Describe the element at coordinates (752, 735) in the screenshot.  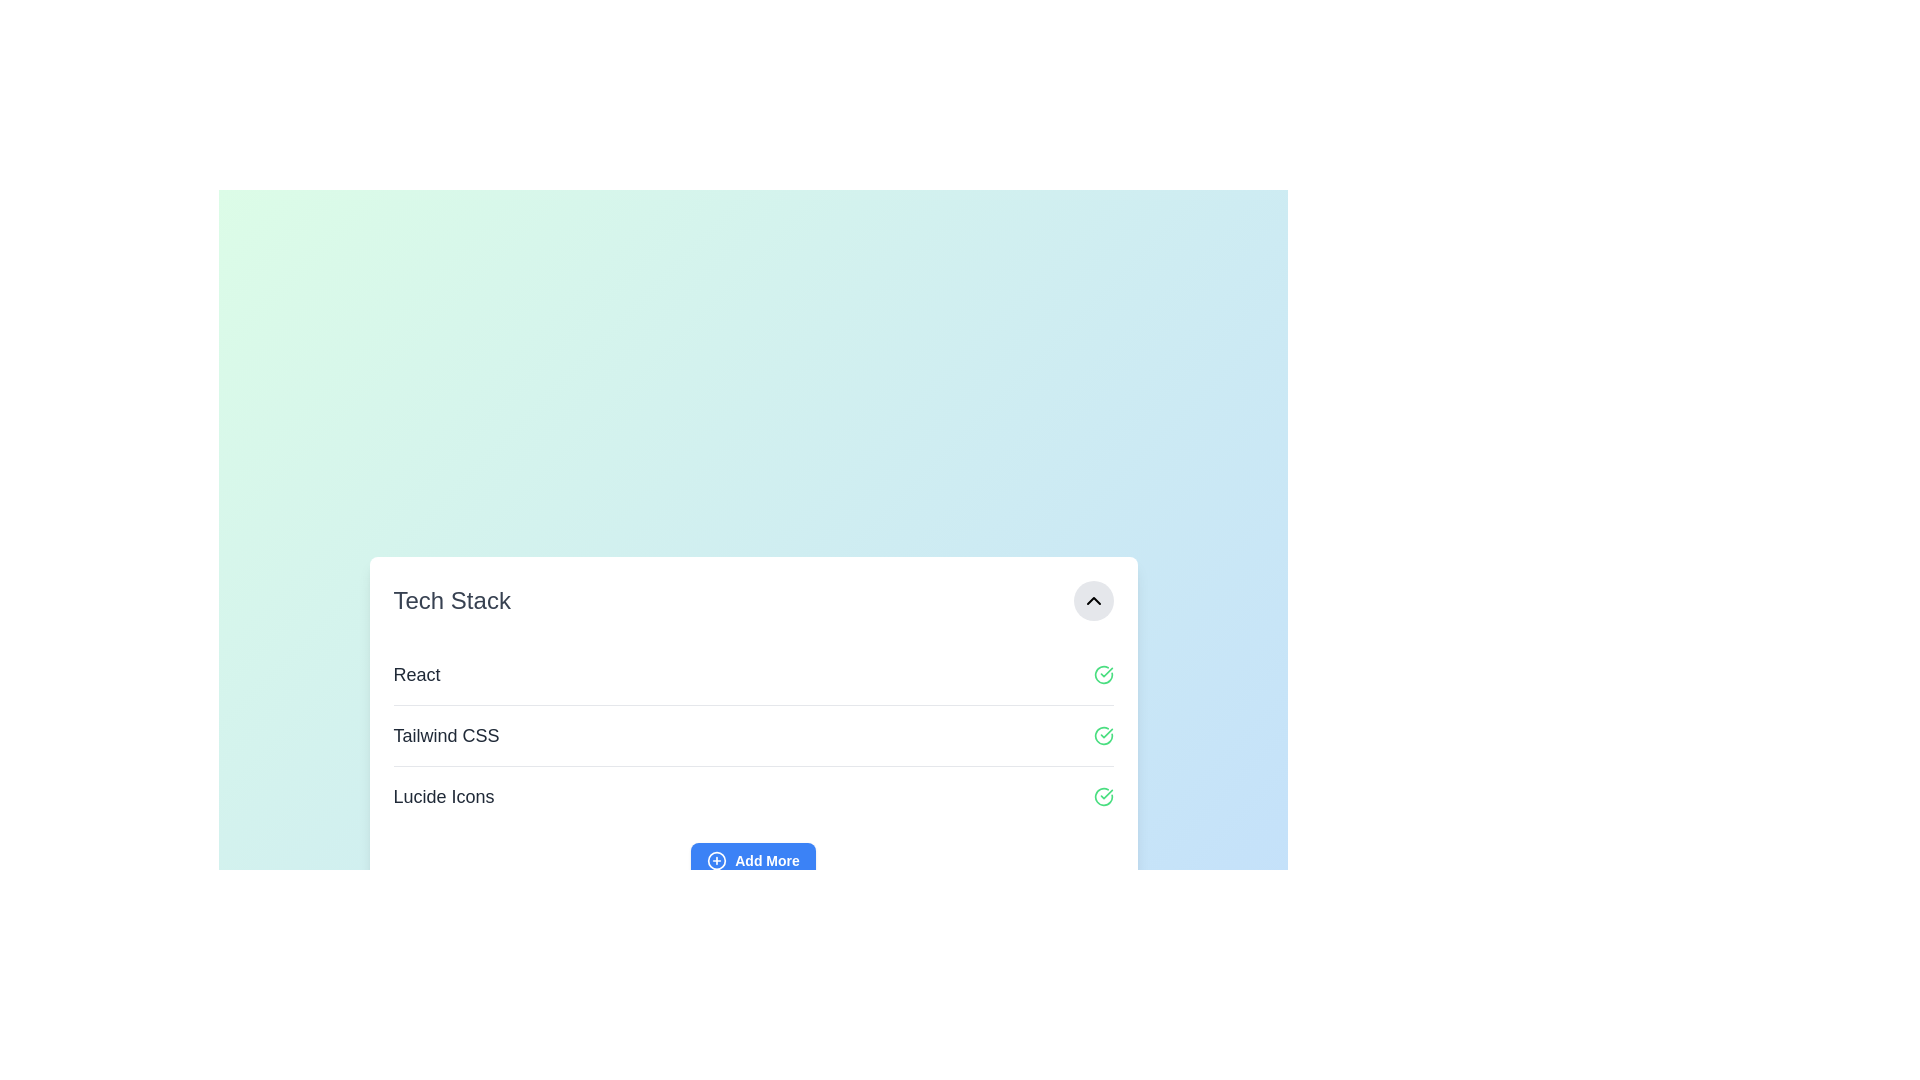
I see `the checkmark icon of the second item in the 'Tech Stack' list` at that location.